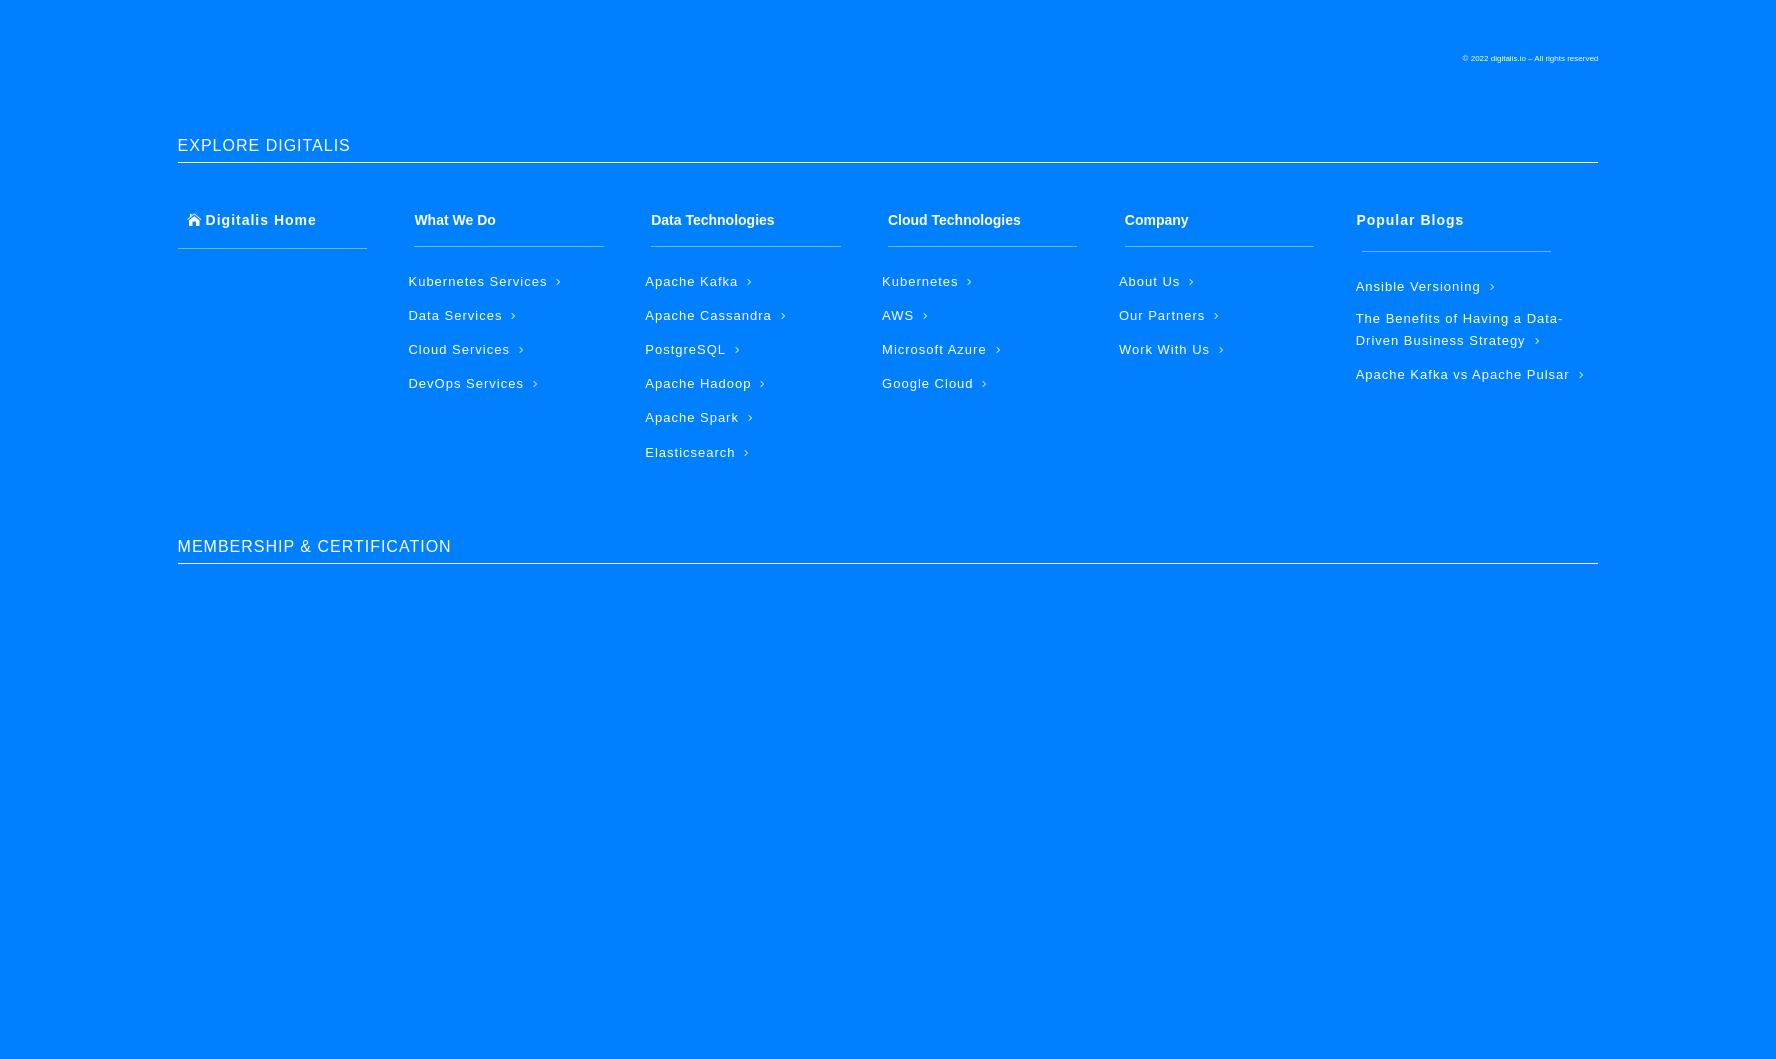 The image size is (1776, 1059). What do you see at coordinates (260, 219) in the screenshot?
I see `'Digitalis Home'` at bounding box center [260, 219].